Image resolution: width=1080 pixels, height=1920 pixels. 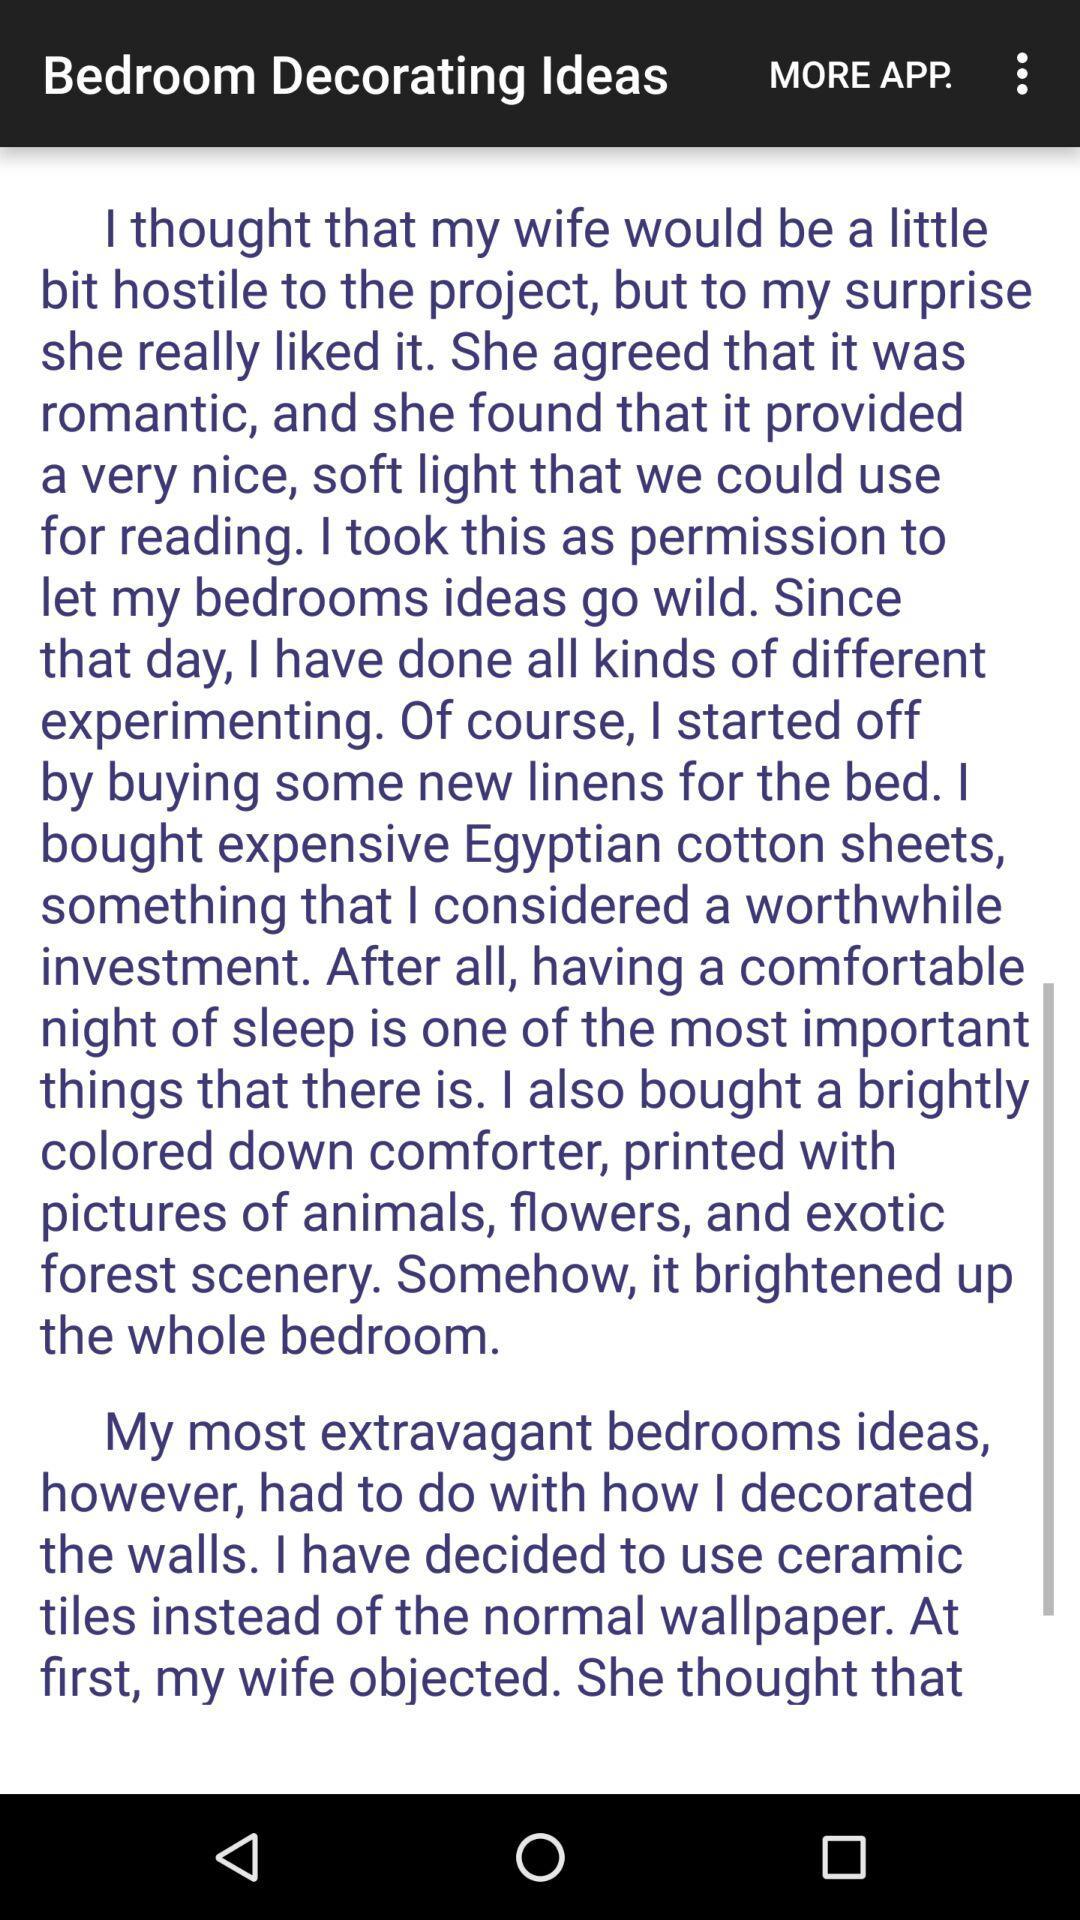 What do you see at coordinates (1027, 73) in the screenshot?
I see `the icon next to the more app.` at bounding box center [1027, 73].